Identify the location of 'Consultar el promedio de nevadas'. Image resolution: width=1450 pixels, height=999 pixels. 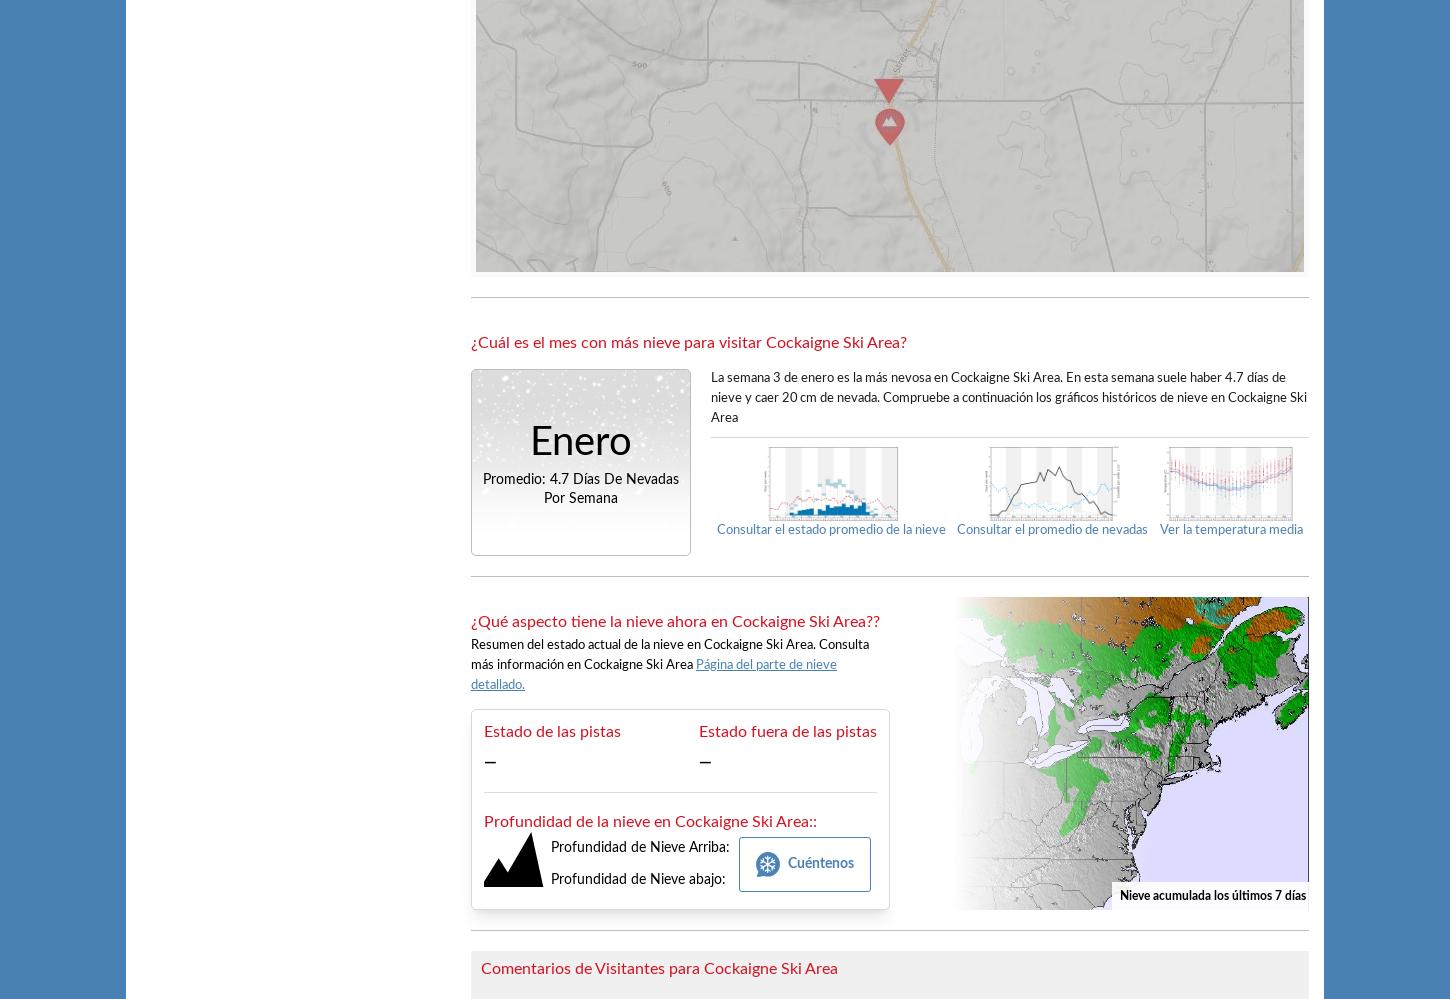
(956, 528).